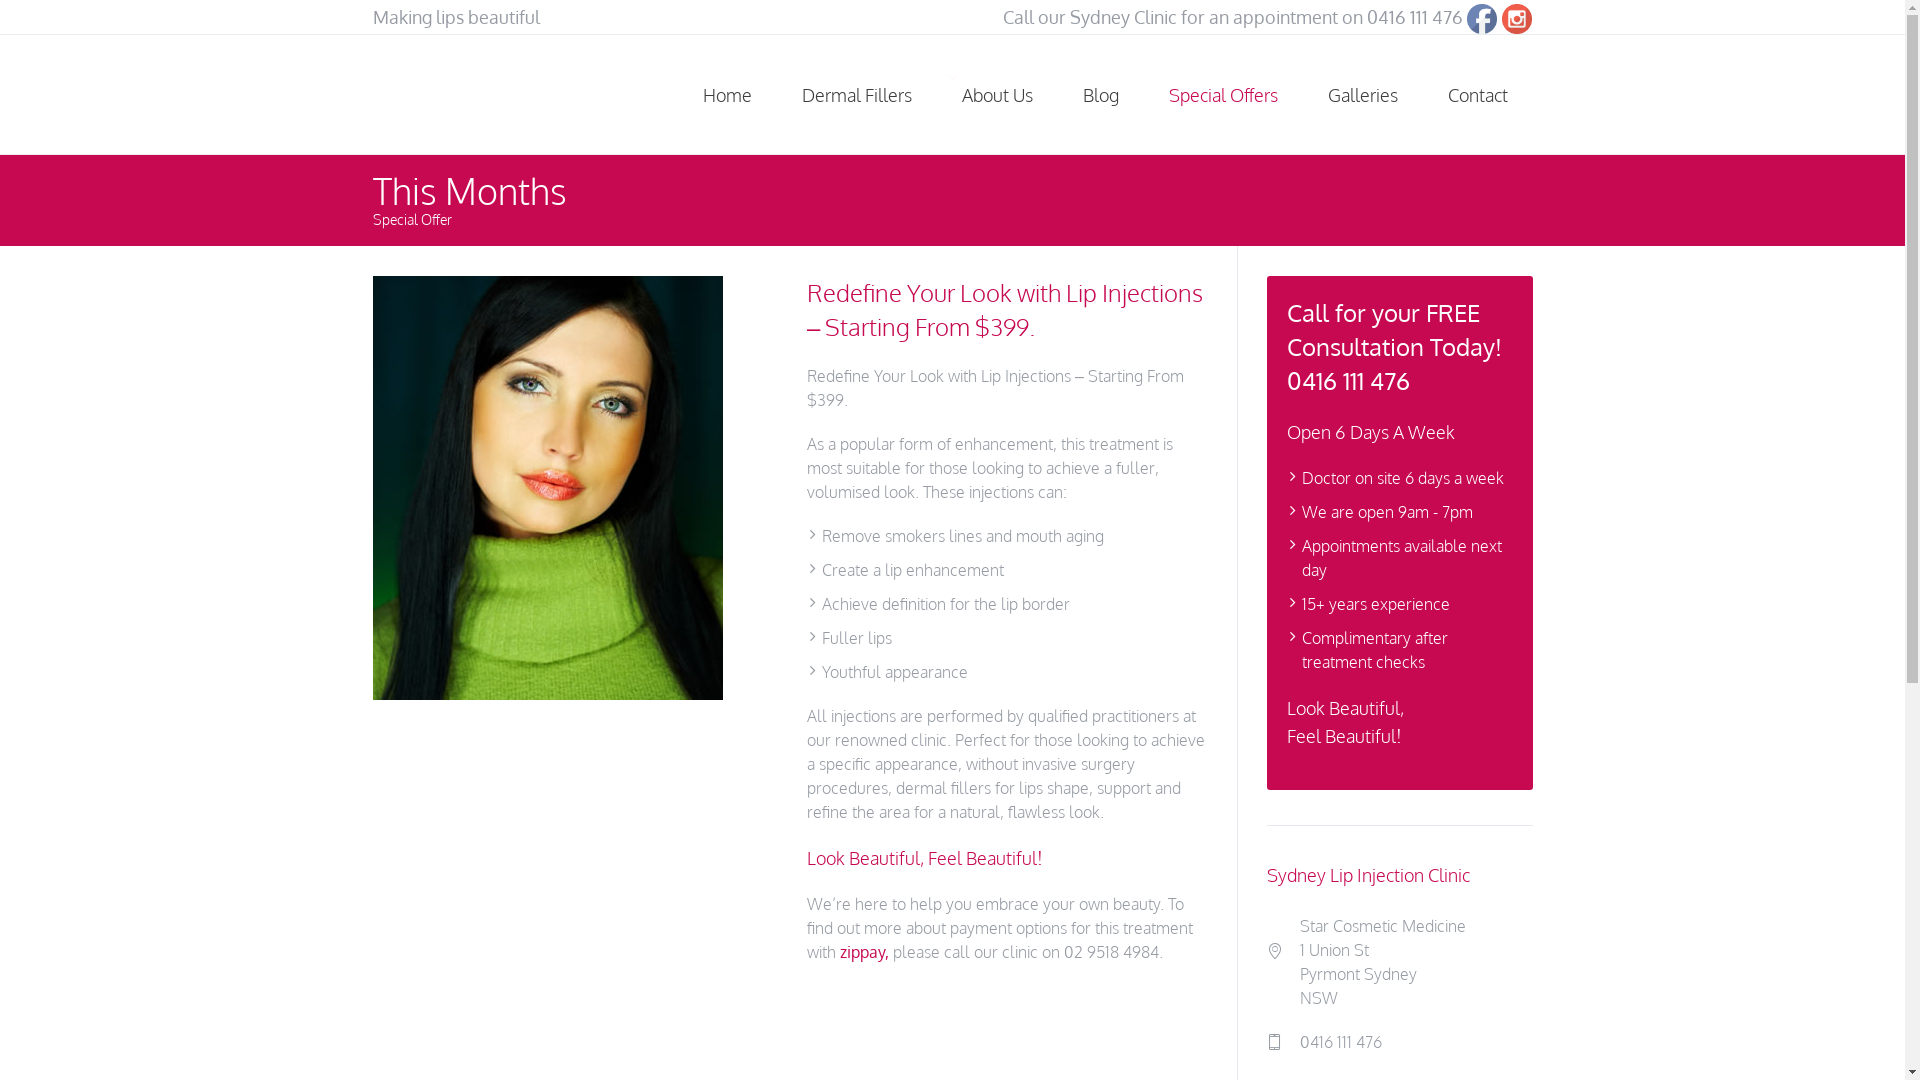 Image resolution: width=1920 pixels, height=1080 pixels. Describe the element at coordinates (1099, 95) in the screenshot. I see `'Blog'` at that location.